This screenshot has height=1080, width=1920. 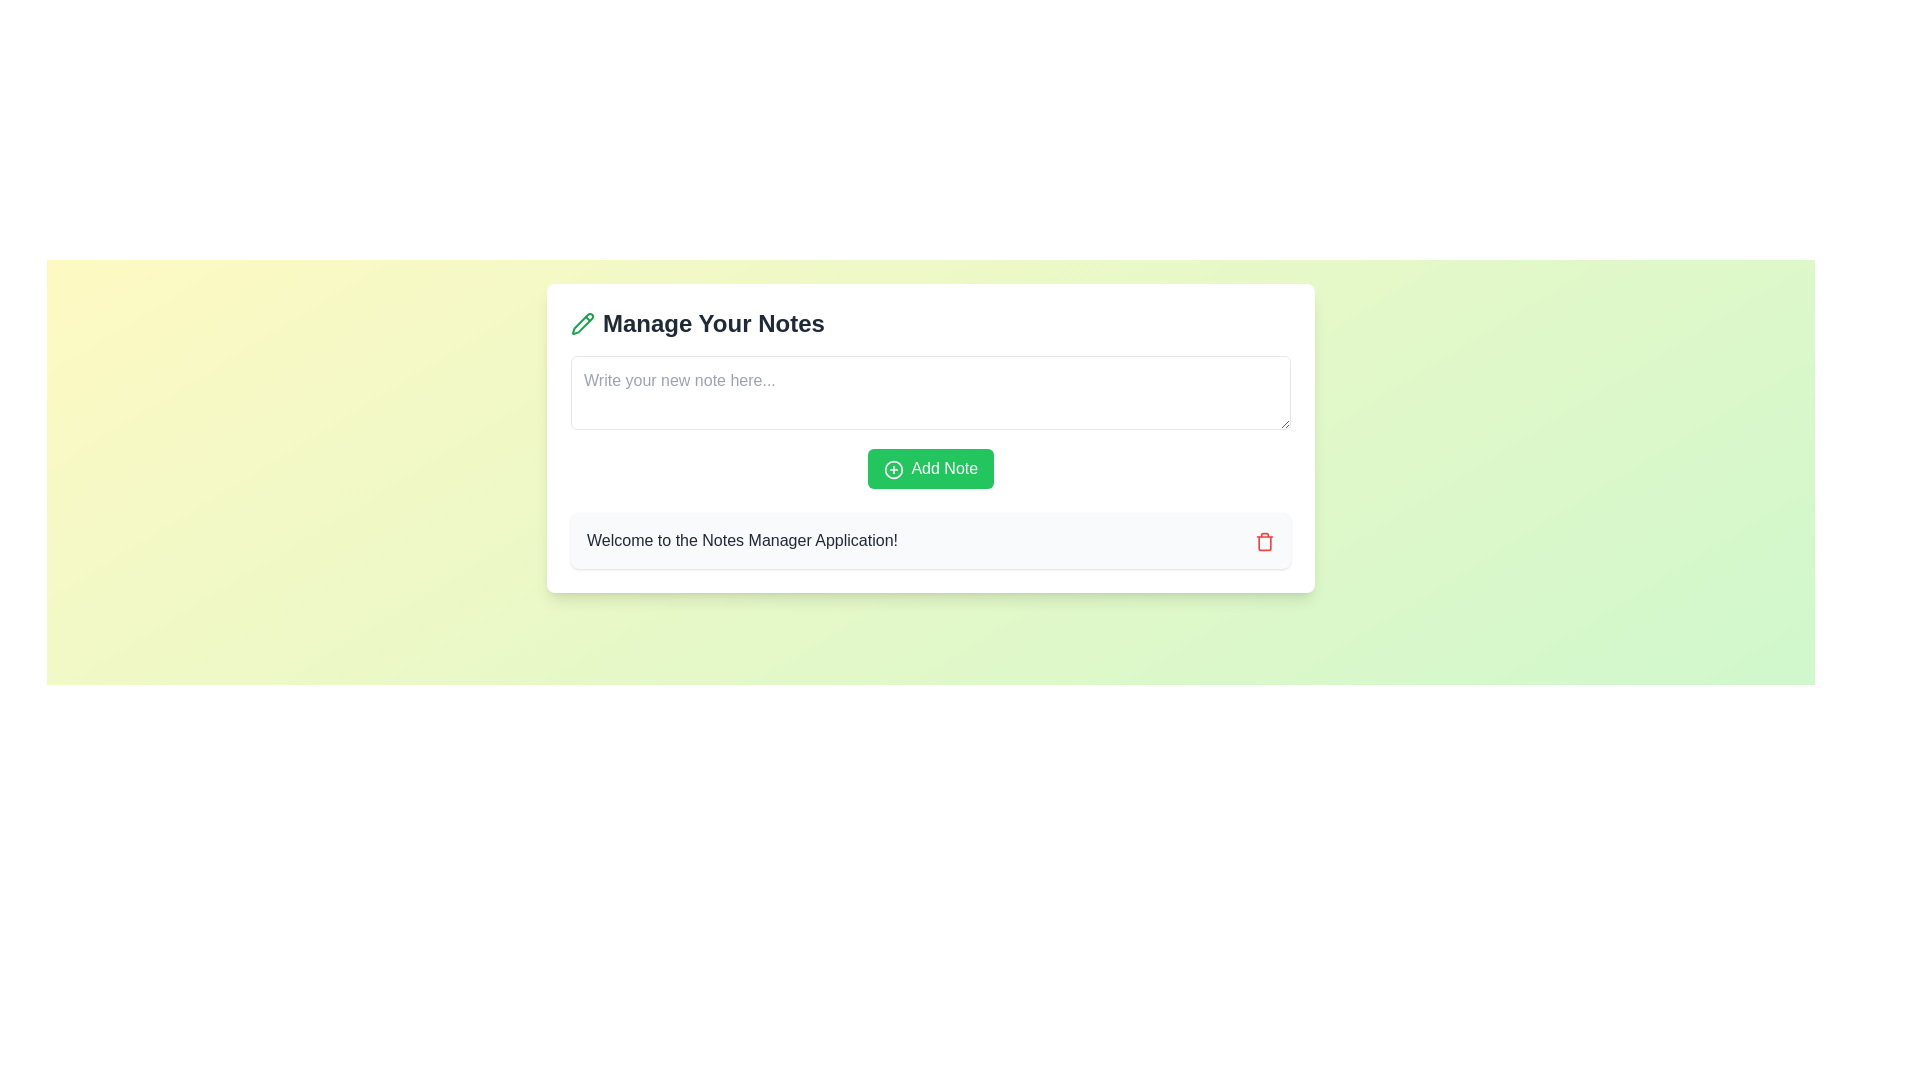 I want to click on the circular graphical component that is part of the 'Add Note' button, which features a thin border and frames a '+' symbol, so click(x=892, y=469).